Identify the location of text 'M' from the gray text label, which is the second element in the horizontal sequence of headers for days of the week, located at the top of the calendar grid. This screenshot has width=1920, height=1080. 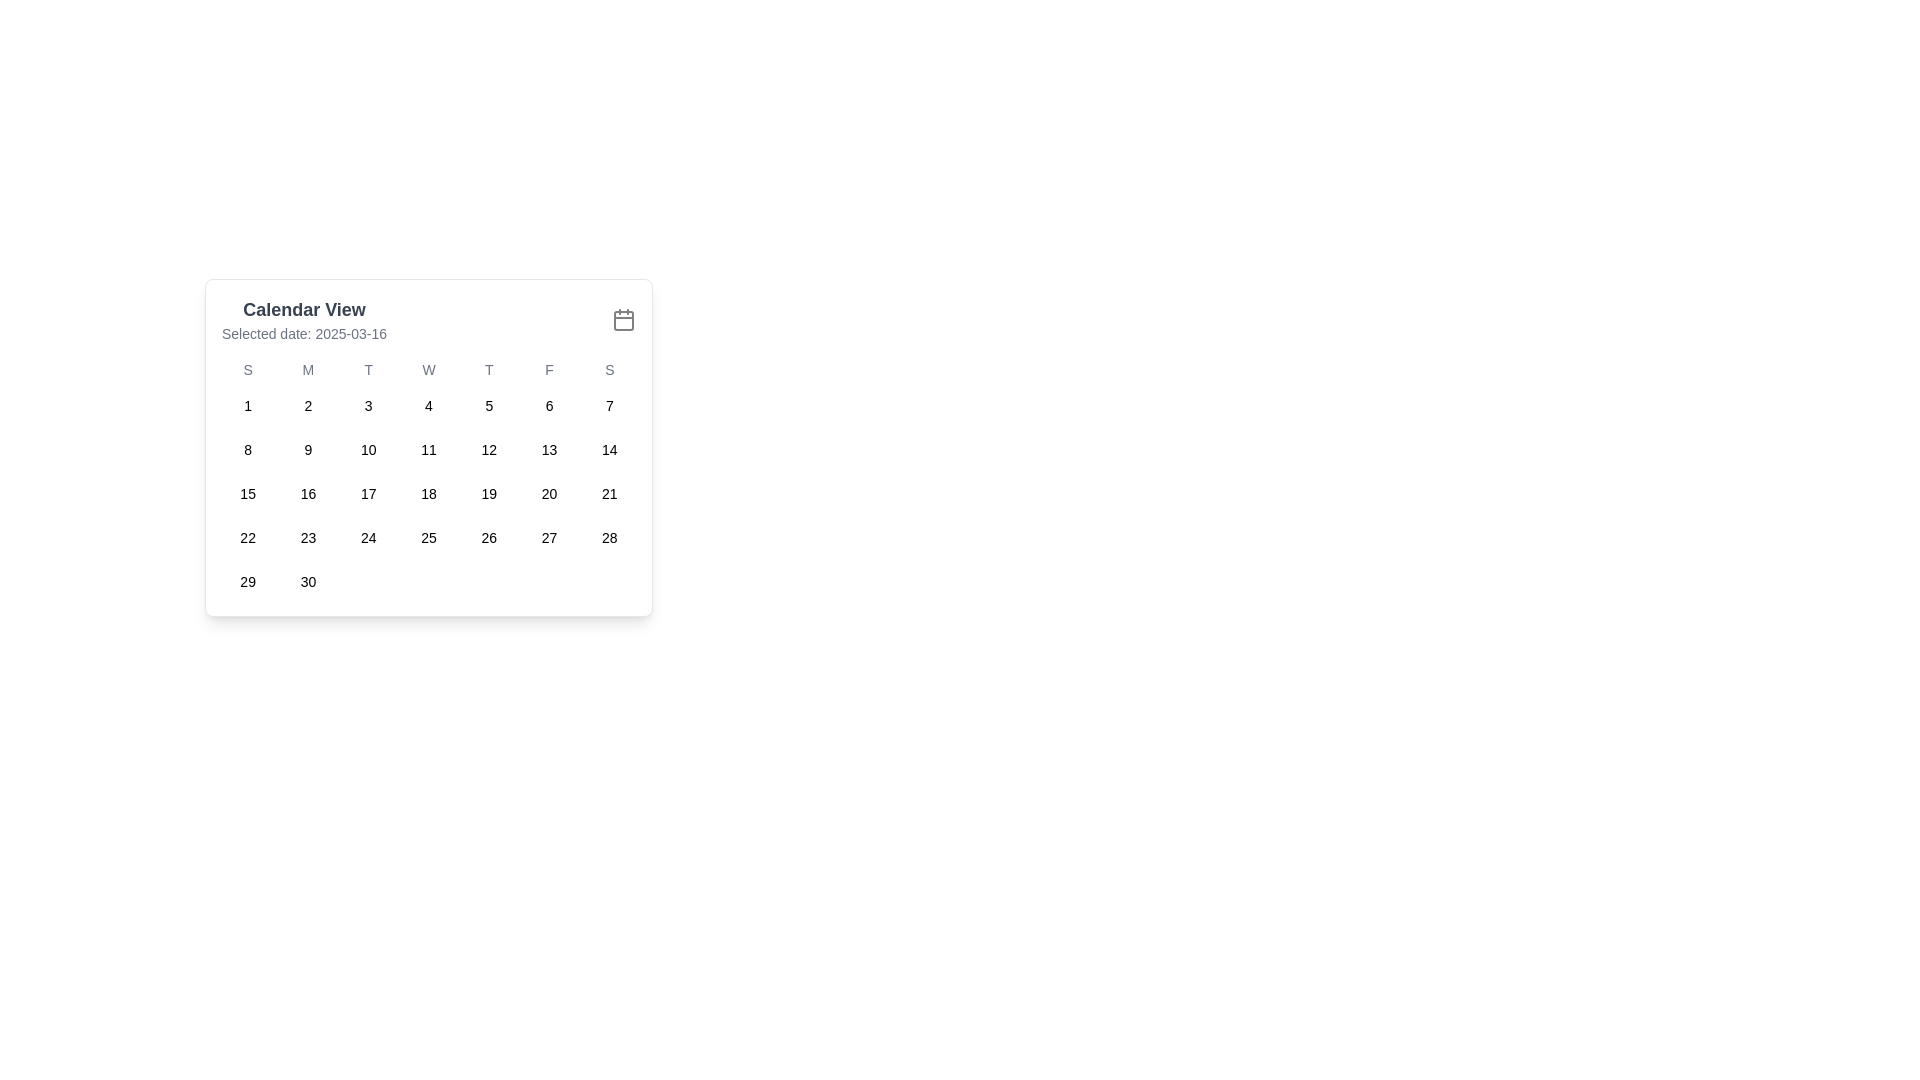
(307, 370).